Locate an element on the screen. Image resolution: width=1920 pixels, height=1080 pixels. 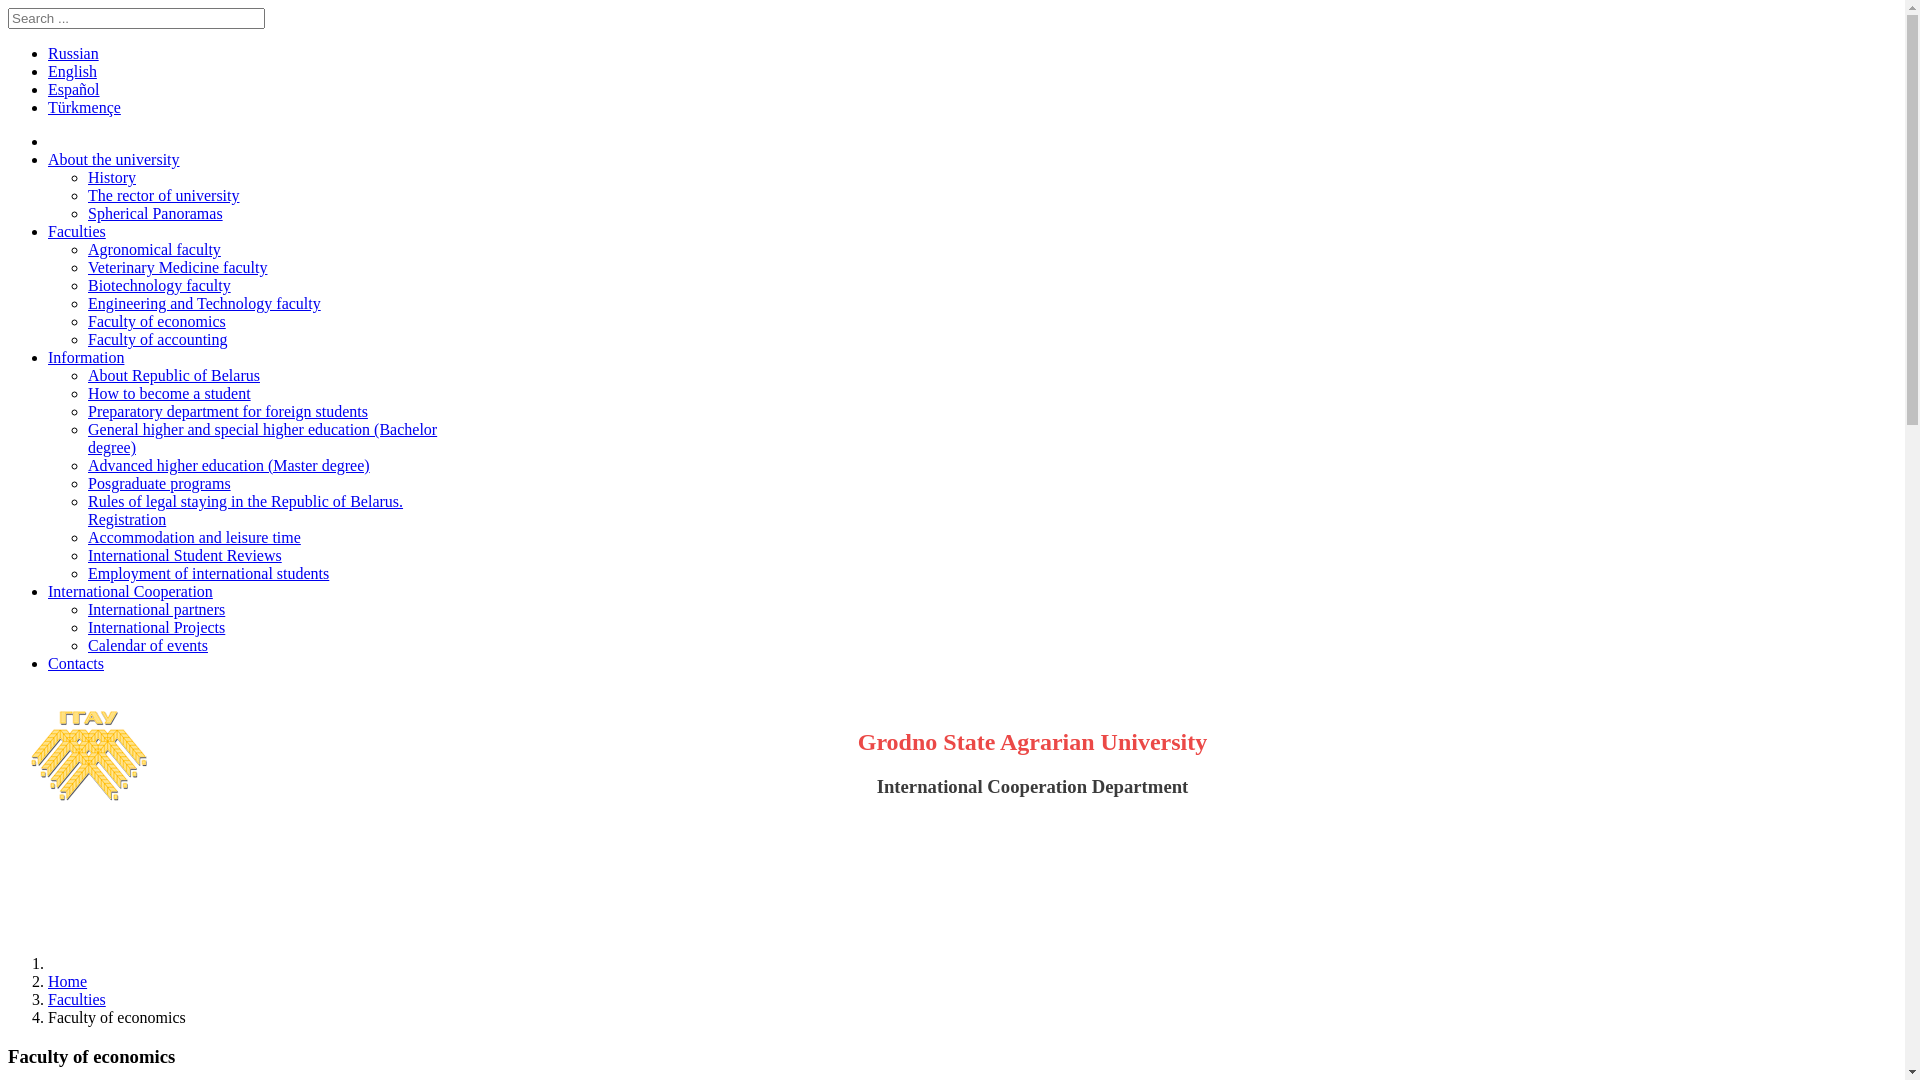
'Biotechnology faculty' is located at coordinates (158, 285).